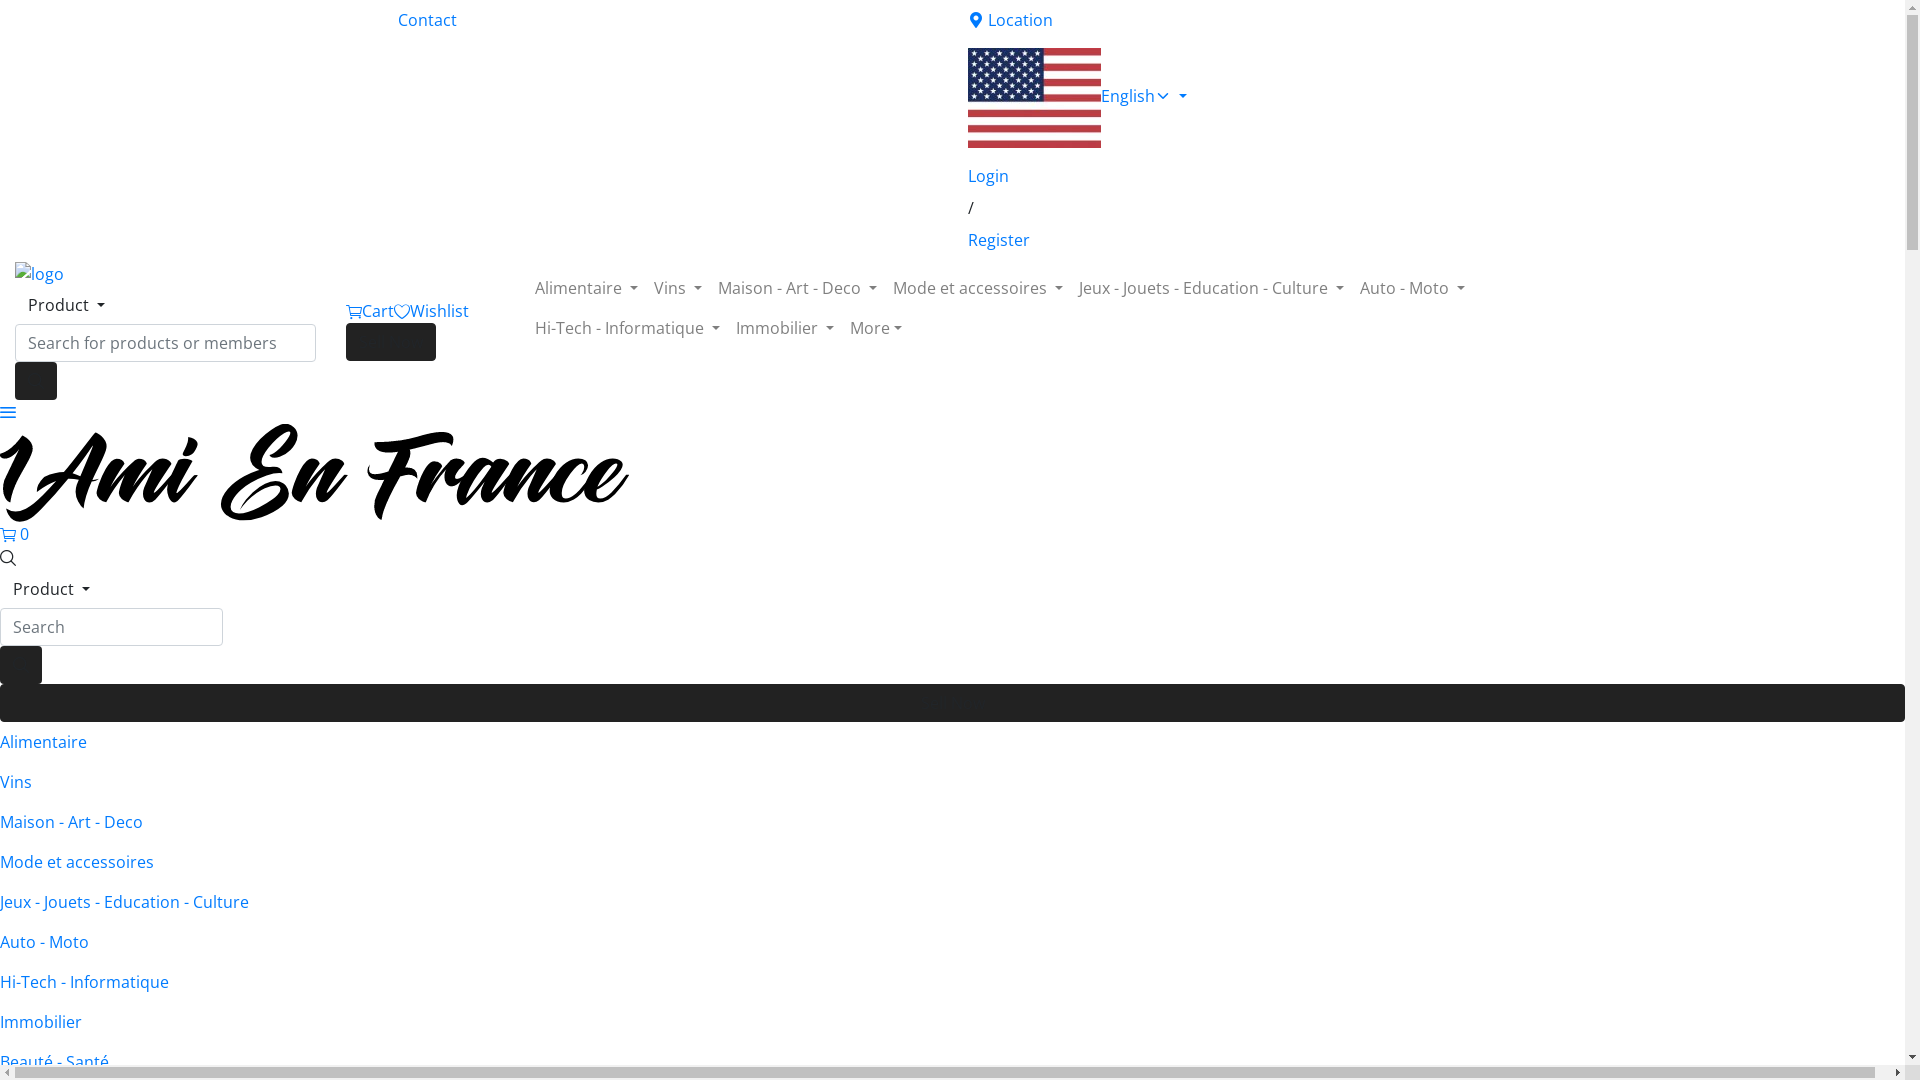 The height and width of the screenshot is (1080, 1920). I want to click on 'English', so click(1237, 97).